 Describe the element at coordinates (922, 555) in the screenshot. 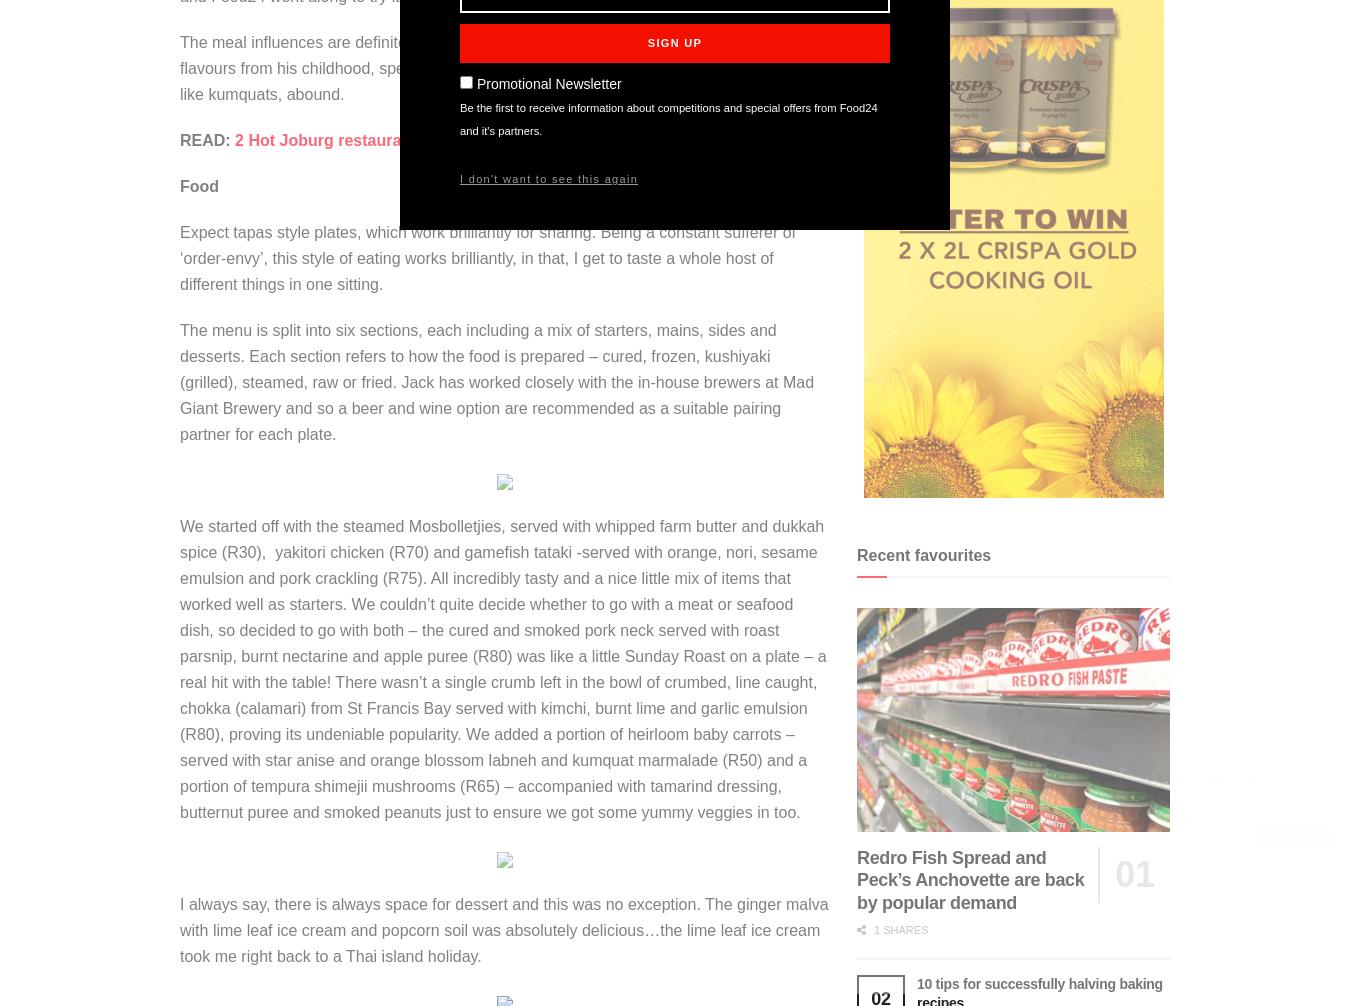

I see `'Recent favourites'` at that location.